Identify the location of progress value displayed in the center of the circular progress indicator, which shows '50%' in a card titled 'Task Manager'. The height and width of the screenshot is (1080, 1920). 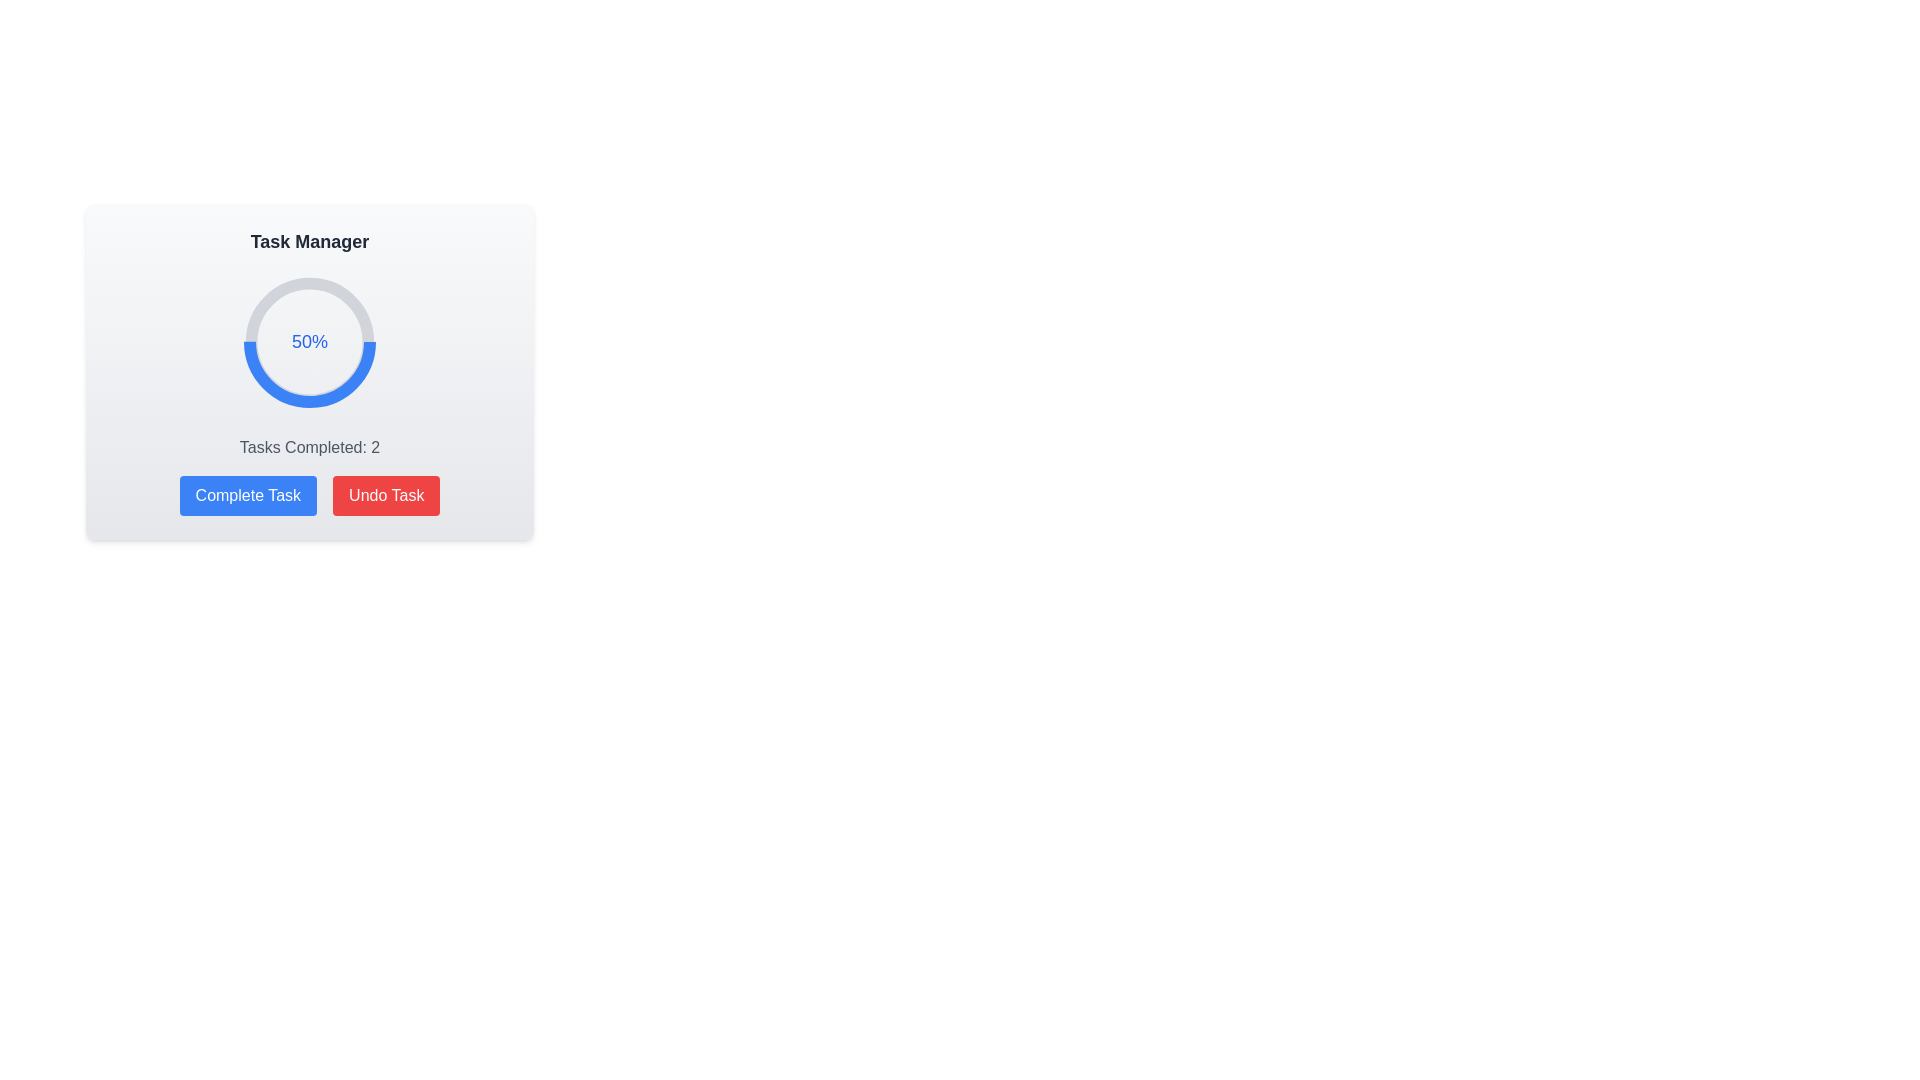
(309, 341).